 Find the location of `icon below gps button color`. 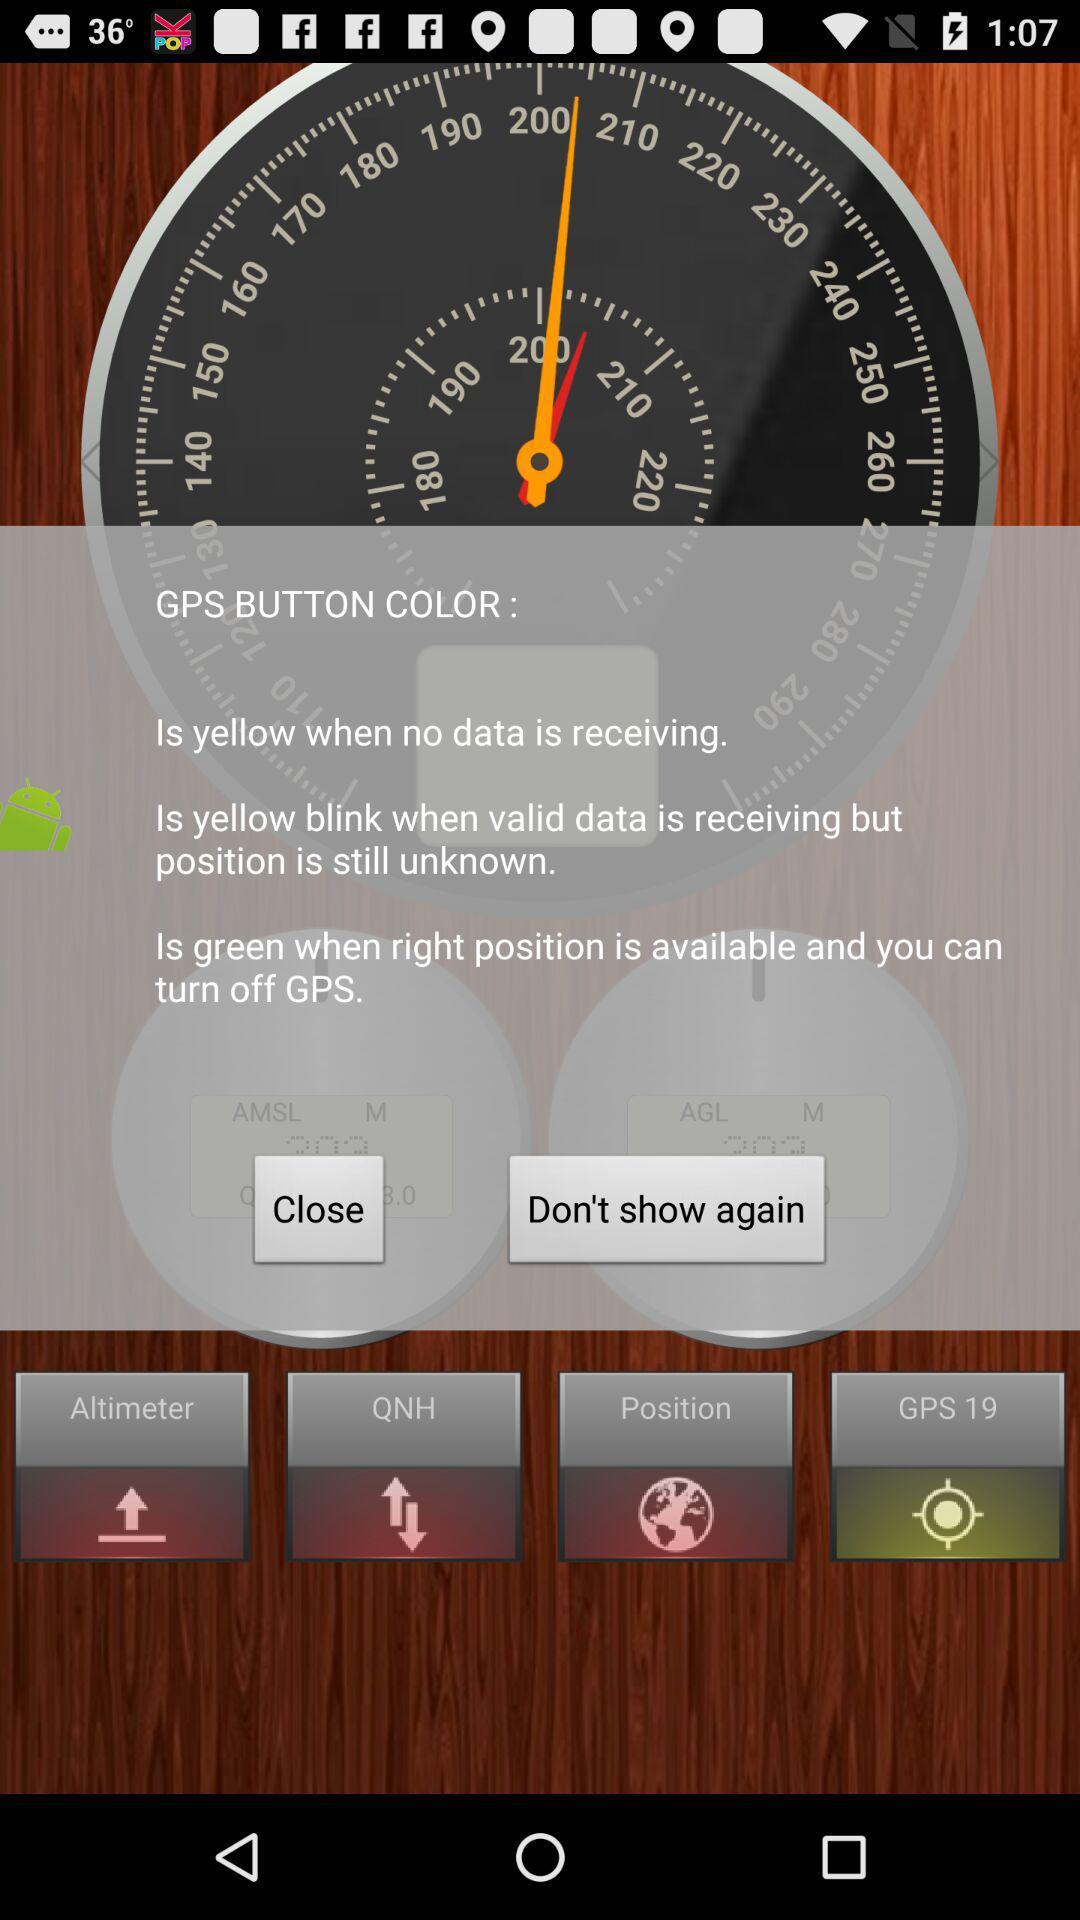

icon below gps button color is located at coordinates (318, 1213).